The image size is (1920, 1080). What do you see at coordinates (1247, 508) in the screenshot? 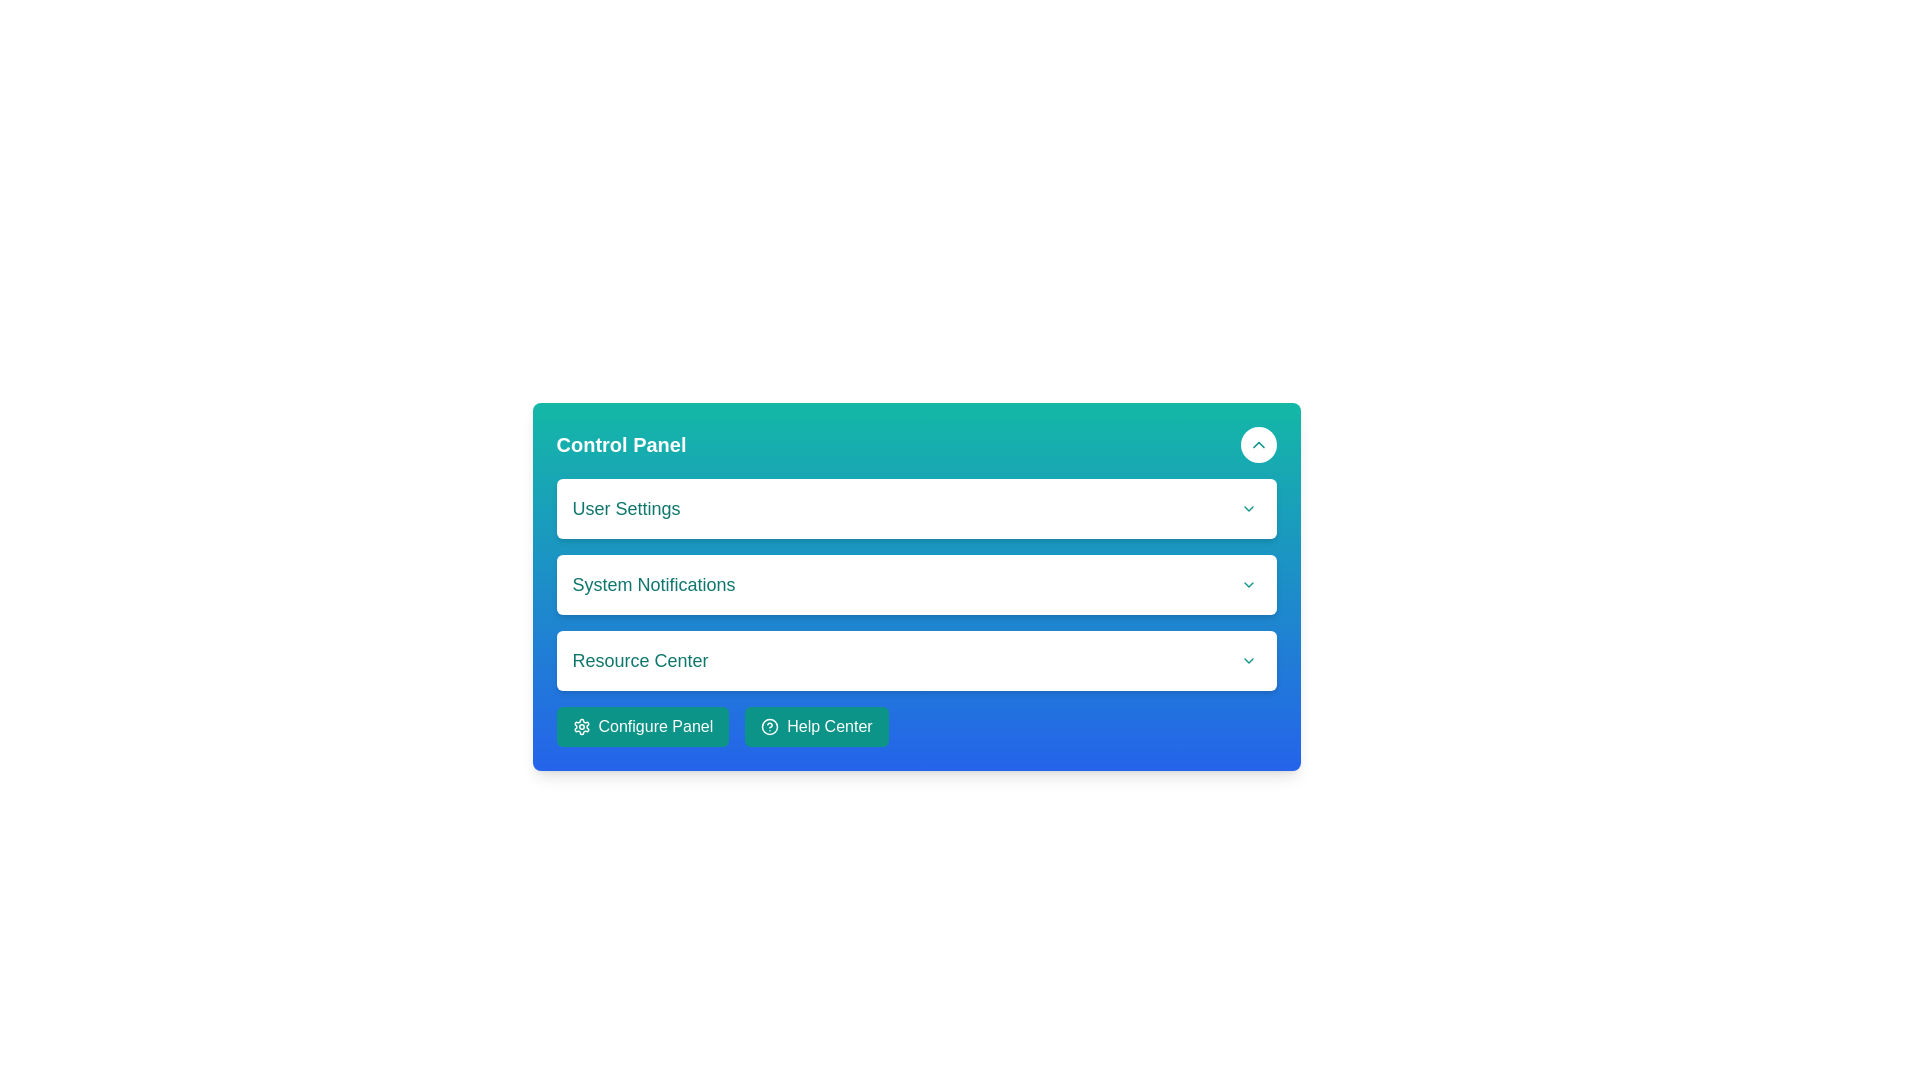
I see `the Dropdown indicator icon located to the far right within the 'User Settings' dropdown button in the 'Control Panel' interface` at bounding box center [1247, 508].